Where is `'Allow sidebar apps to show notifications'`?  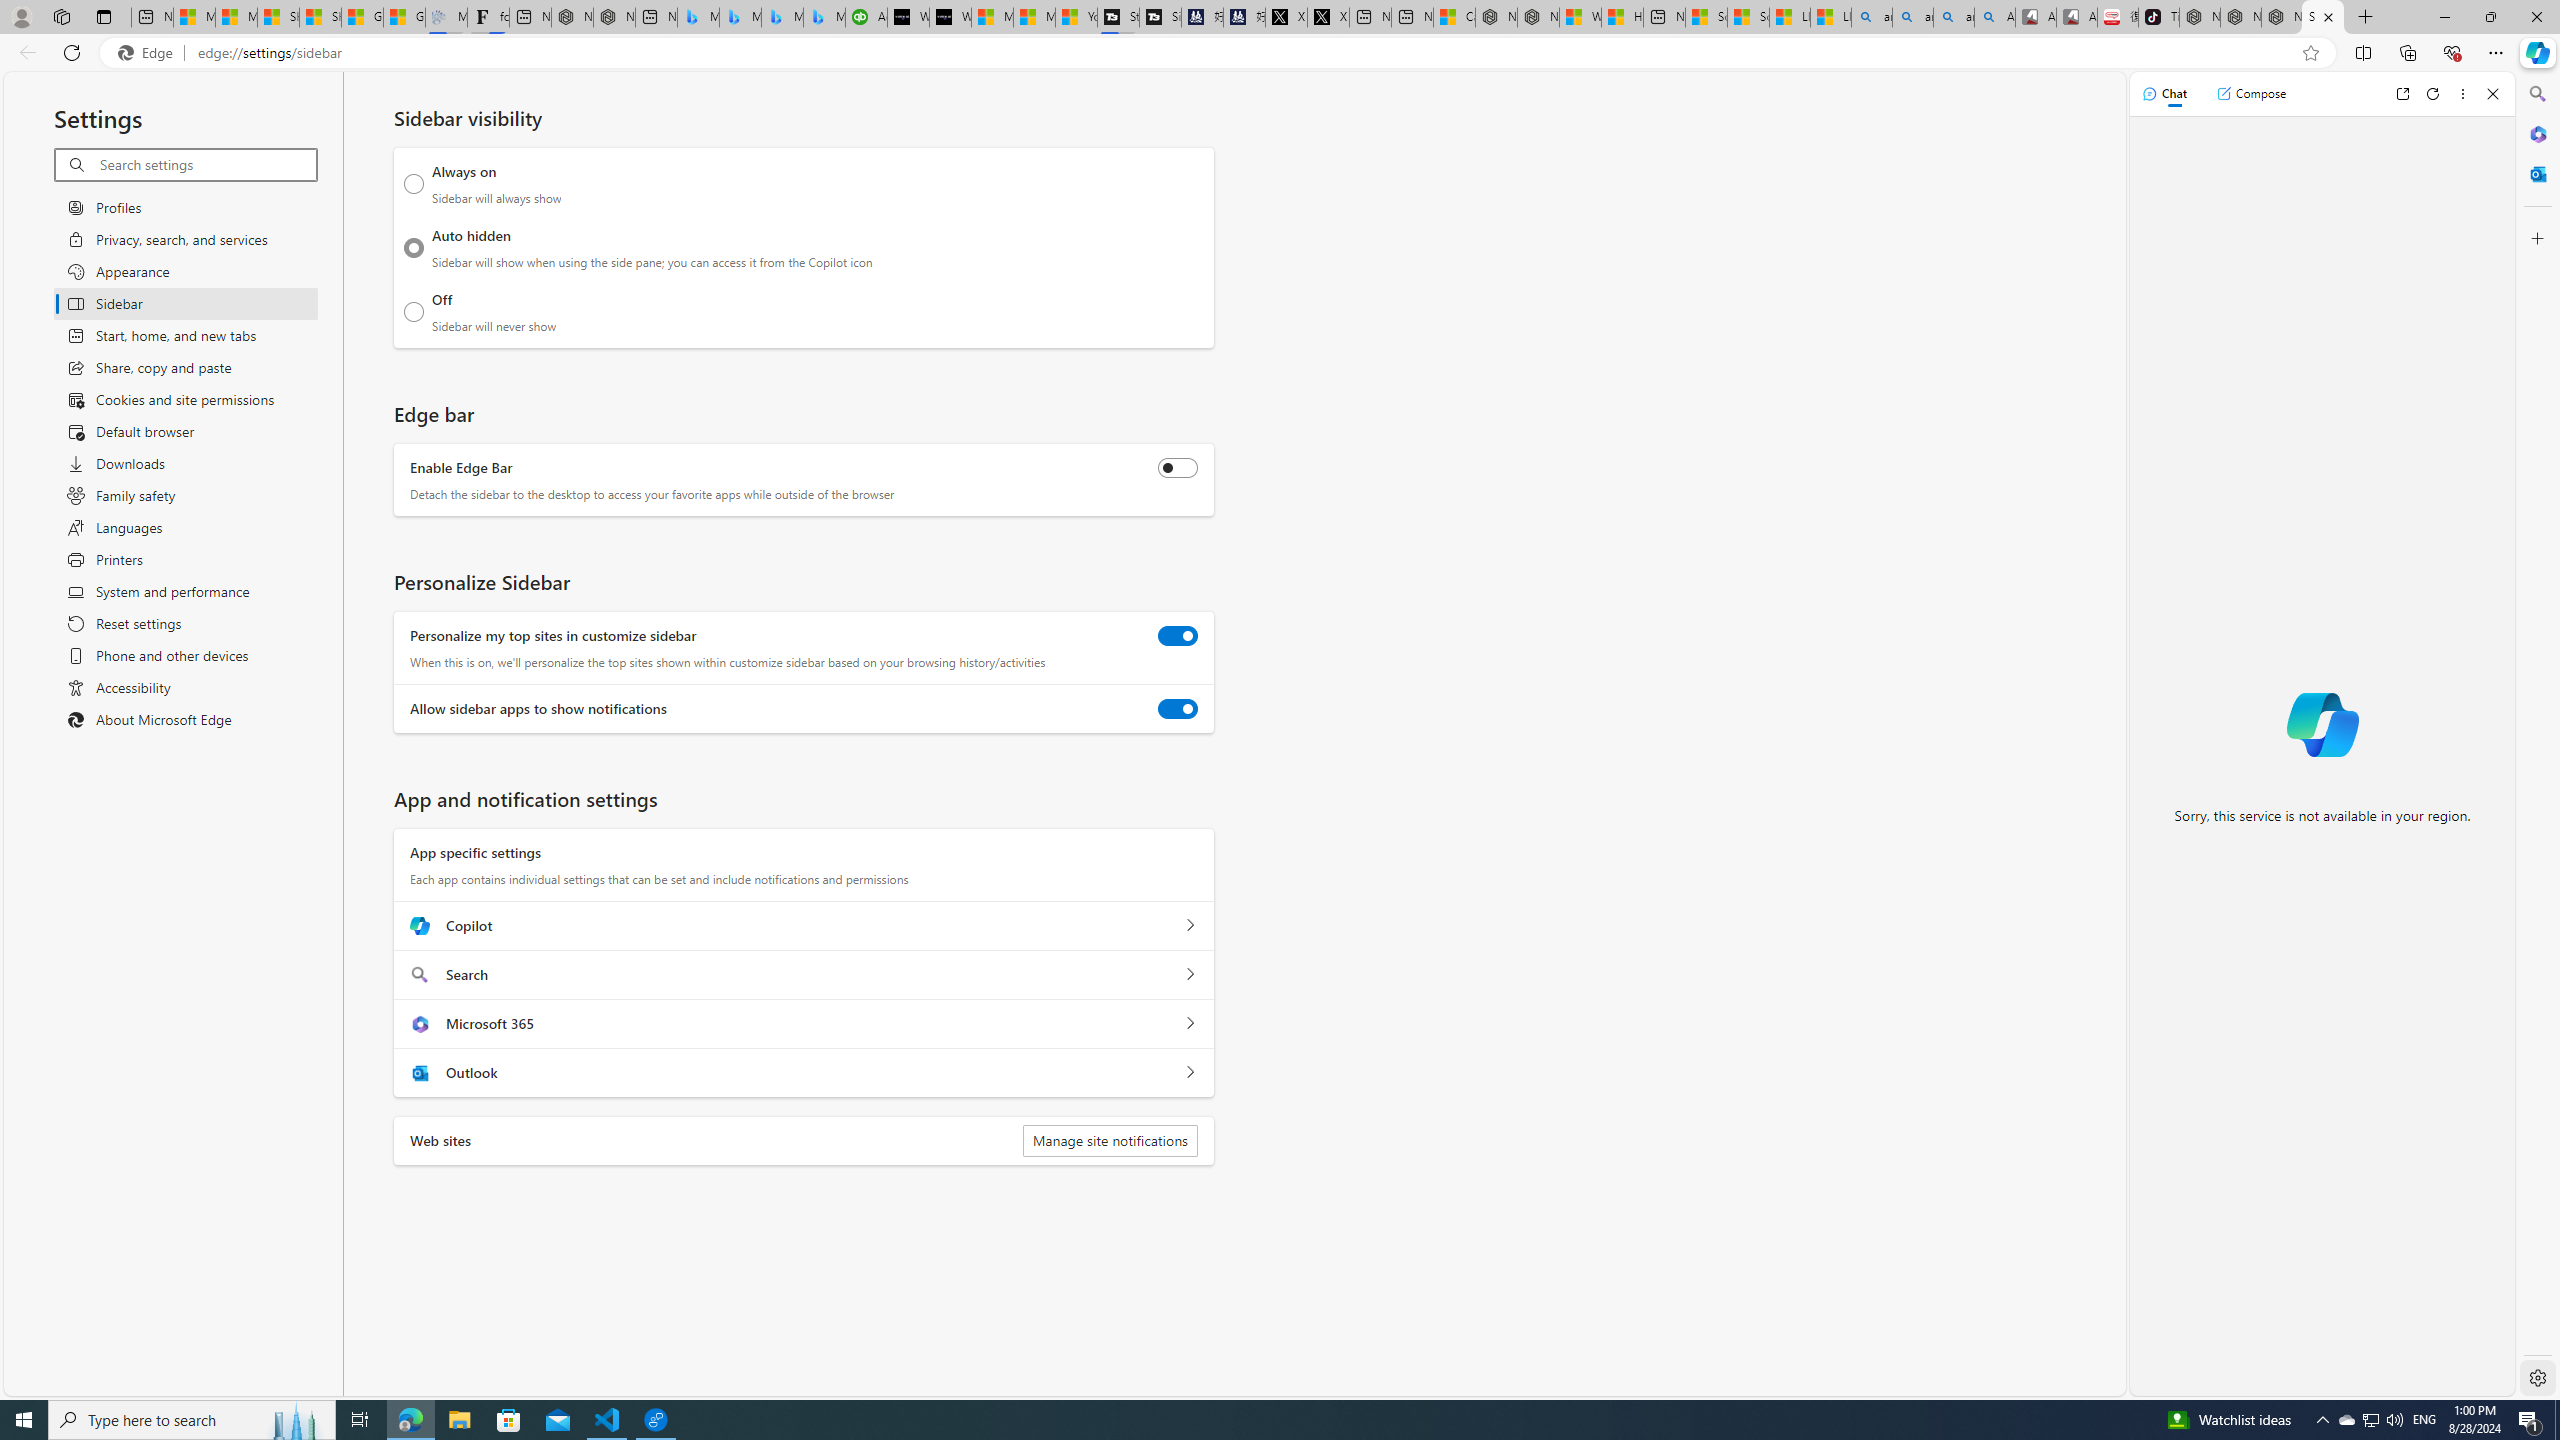
'Allow sidebar apps to show notifications' is located at coordinates (1177, 708).